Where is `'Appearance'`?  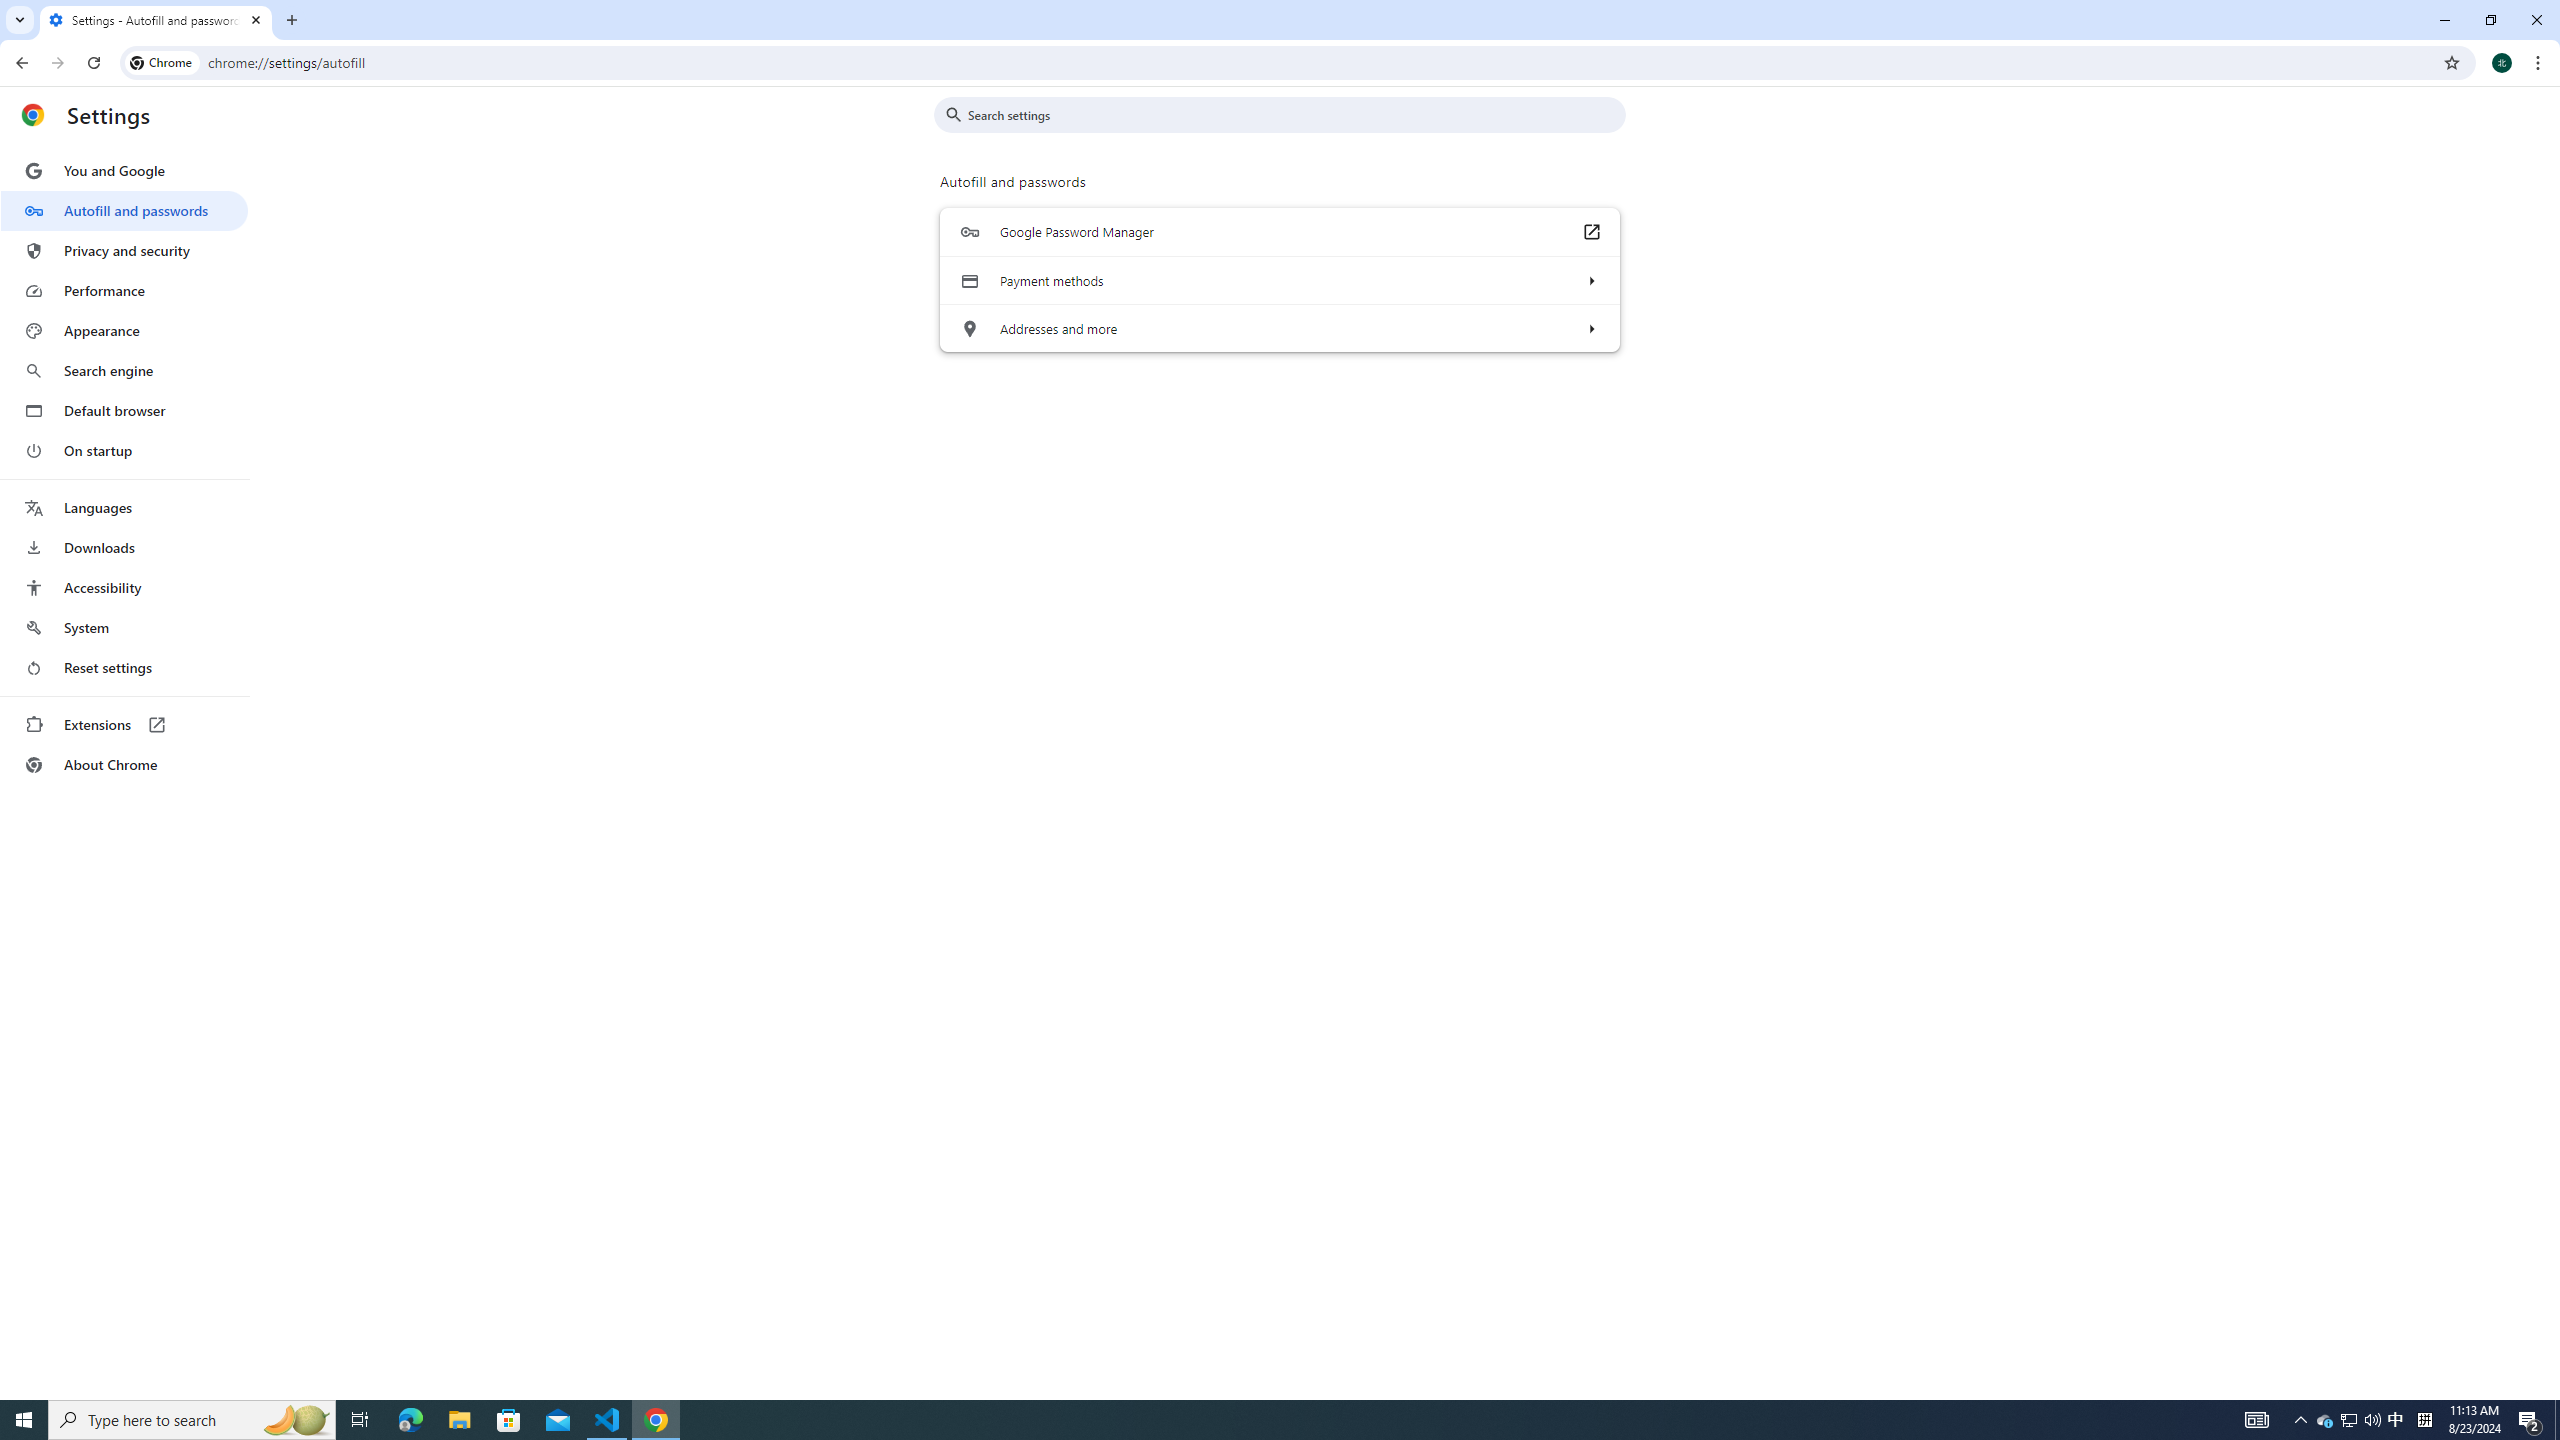
'Appearance' is located at coordinates (123, 330).